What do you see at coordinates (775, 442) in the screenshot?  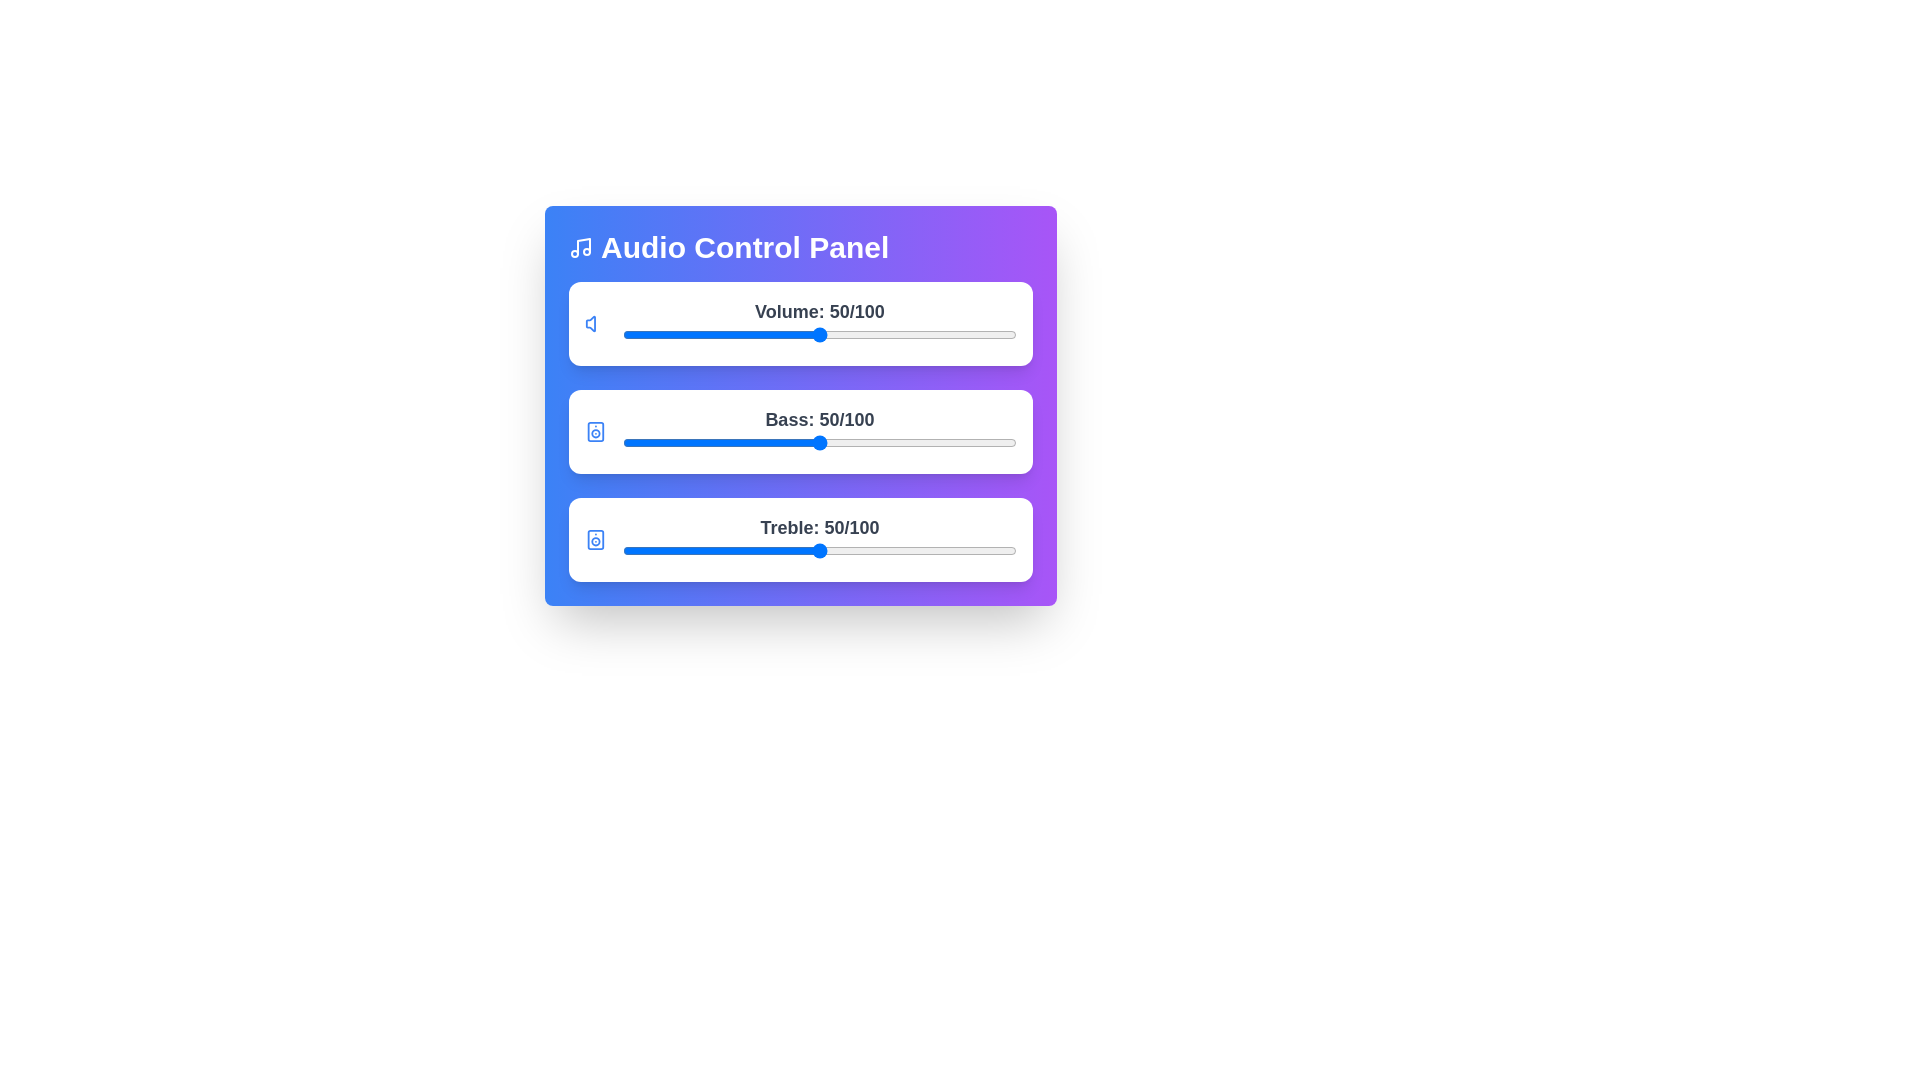 I see `the bass slider to 39` at bounding box center [775, 442].